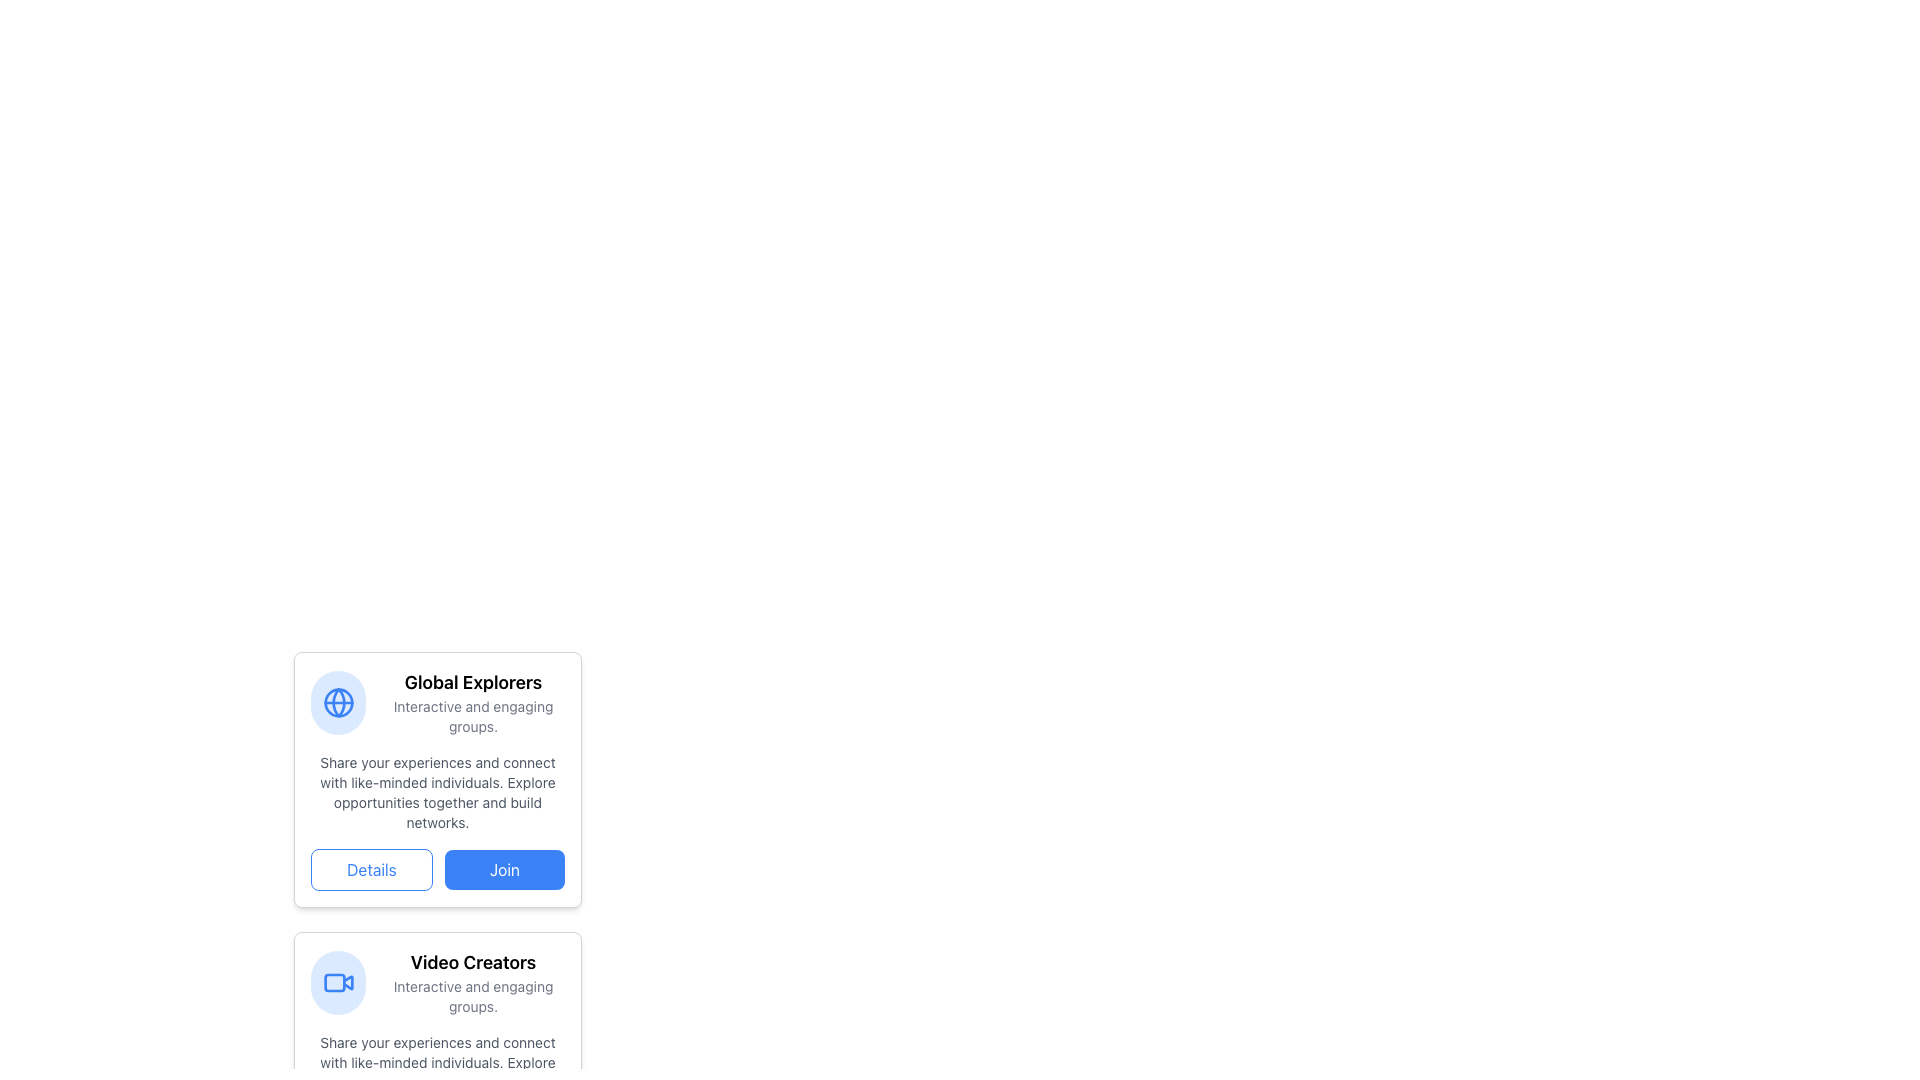 The height and width of the screenshot is (1080, 1920). I want to click on text displayed in the Text Display element for the category 'Global Explorers', which is located above a paragraph of text and buttons, and to the right of a circular blue globe icon, so click(472, 701).